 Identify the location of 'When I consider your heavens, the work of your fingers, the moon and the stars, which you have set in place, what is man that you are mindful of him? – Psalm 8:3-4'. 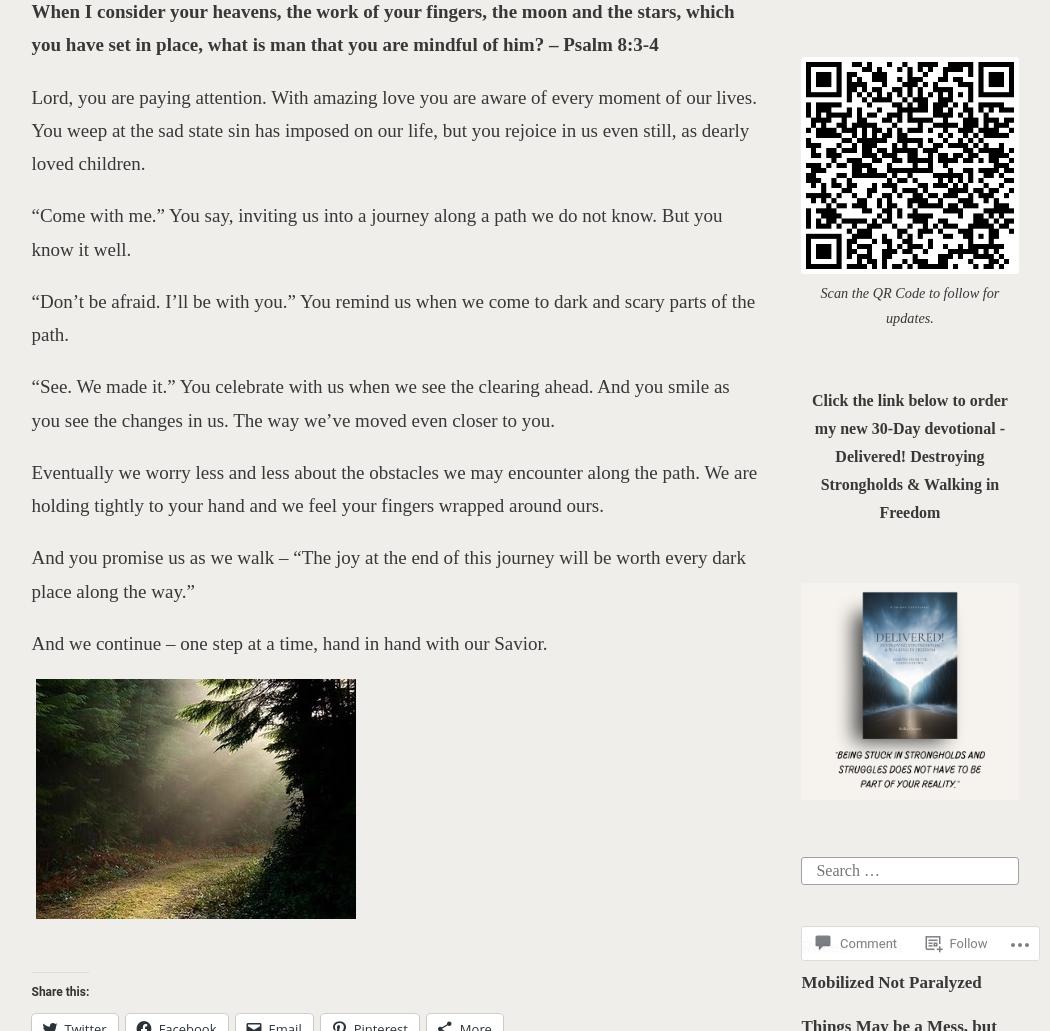
(382, 28).